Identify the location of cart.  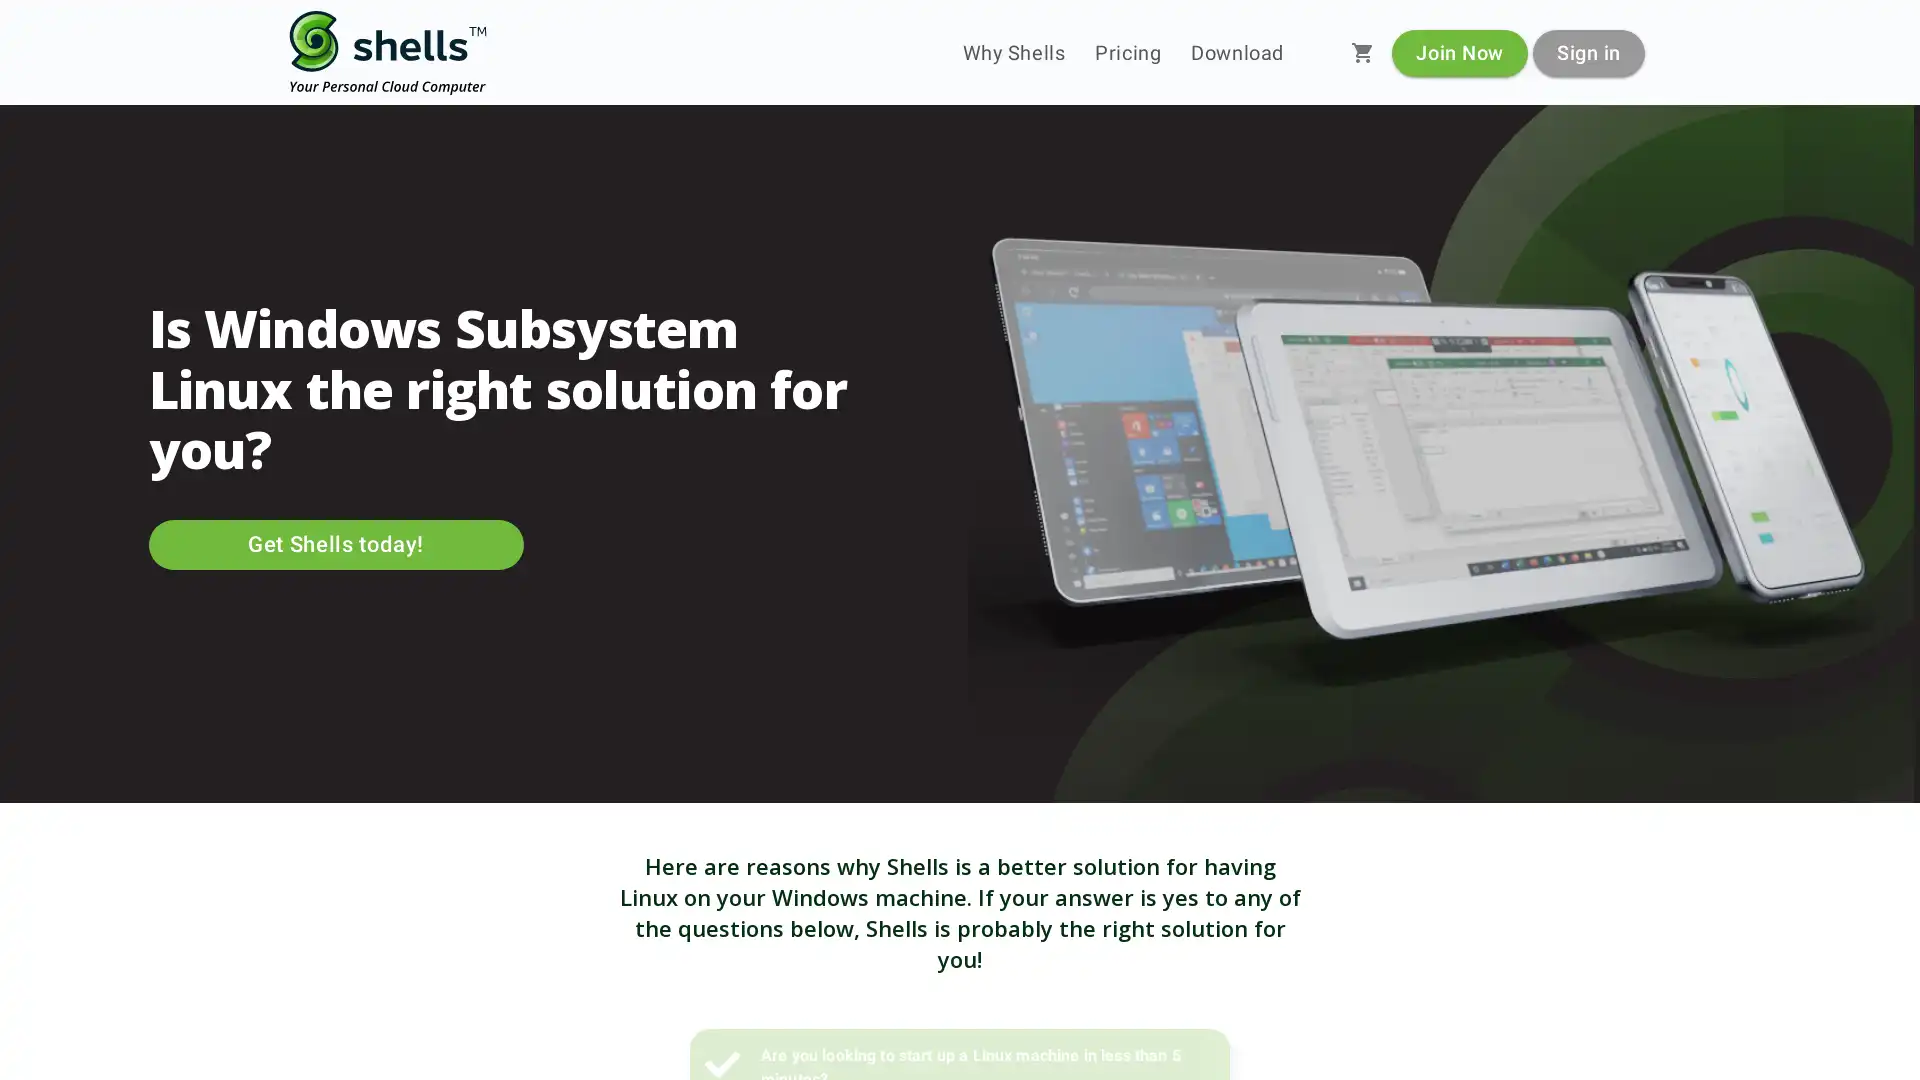
(1362, 52).